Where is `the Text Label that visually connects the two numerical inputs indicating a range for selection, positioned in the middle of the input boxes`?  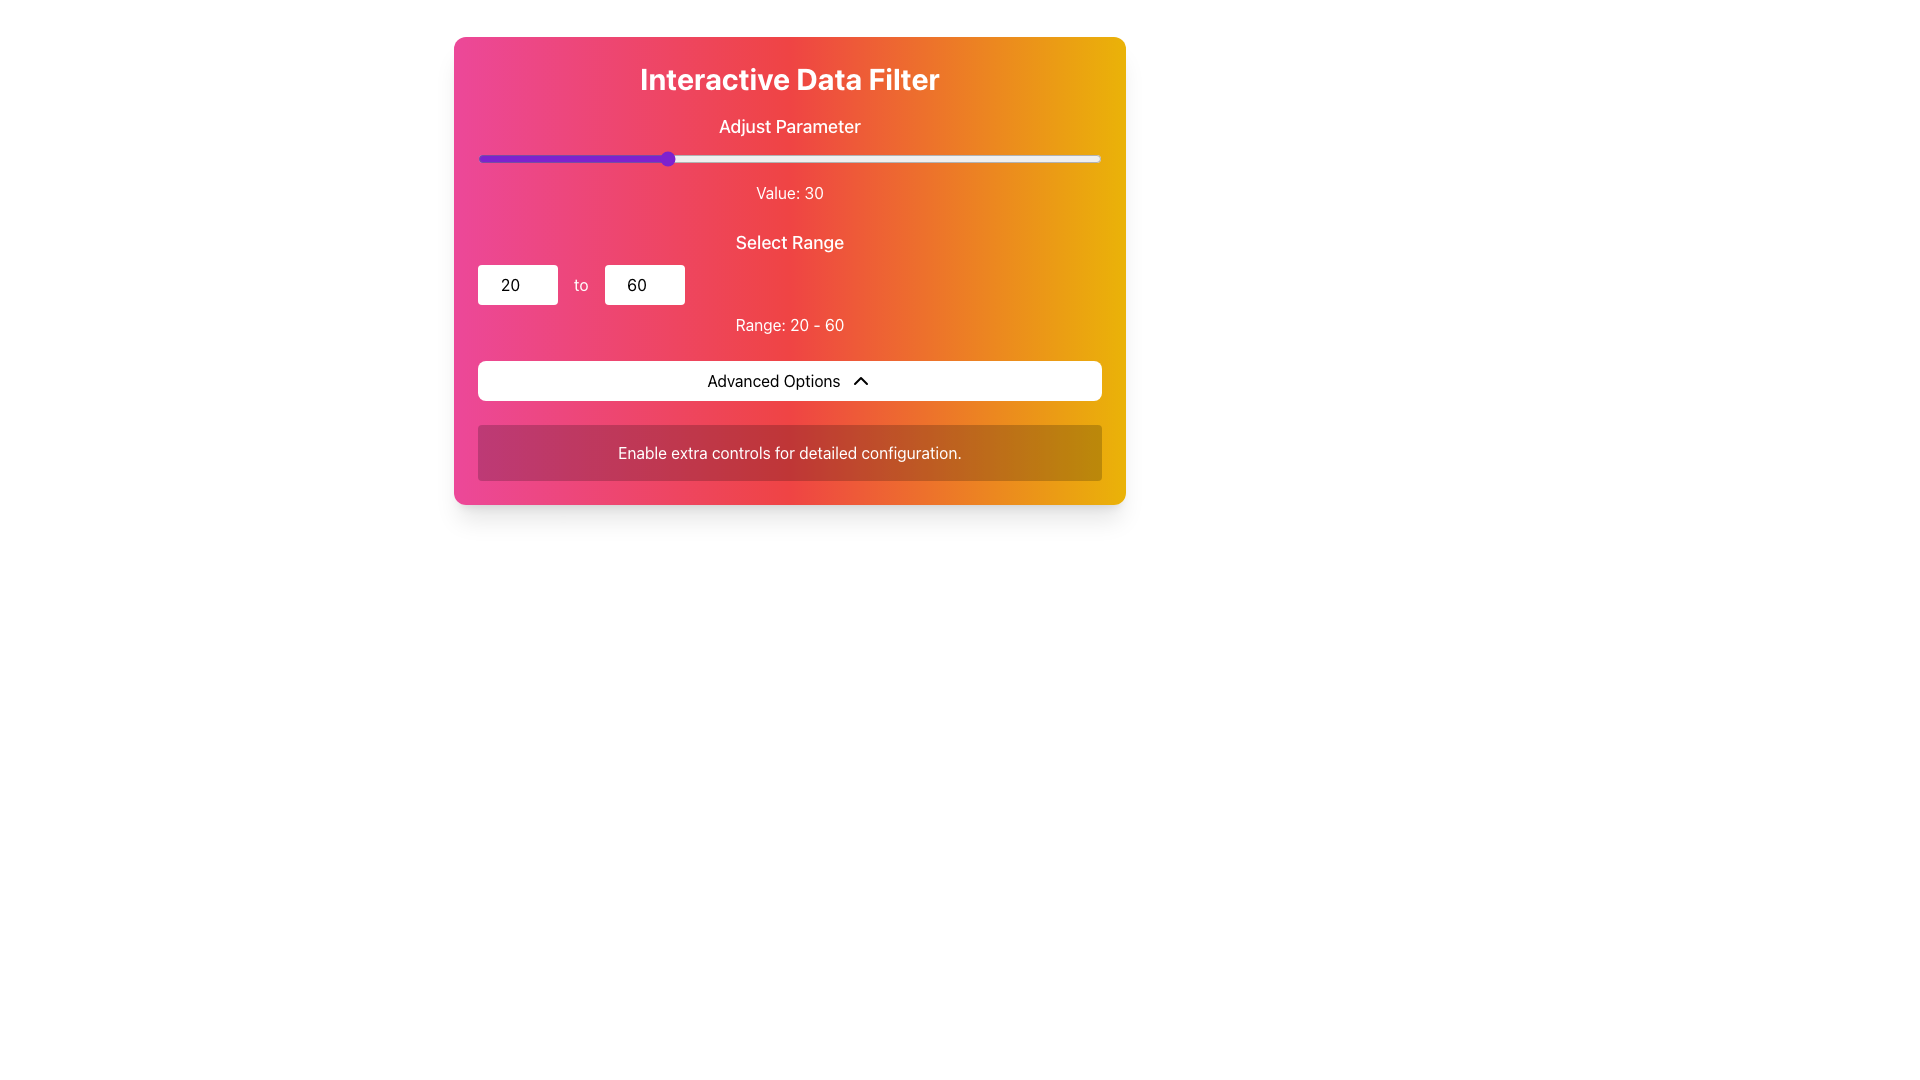
the Text Label that visually connects the two numerical inputs indicating a range for selection, positioned in the middle of the input boxes is located at coordinates (580, 285).